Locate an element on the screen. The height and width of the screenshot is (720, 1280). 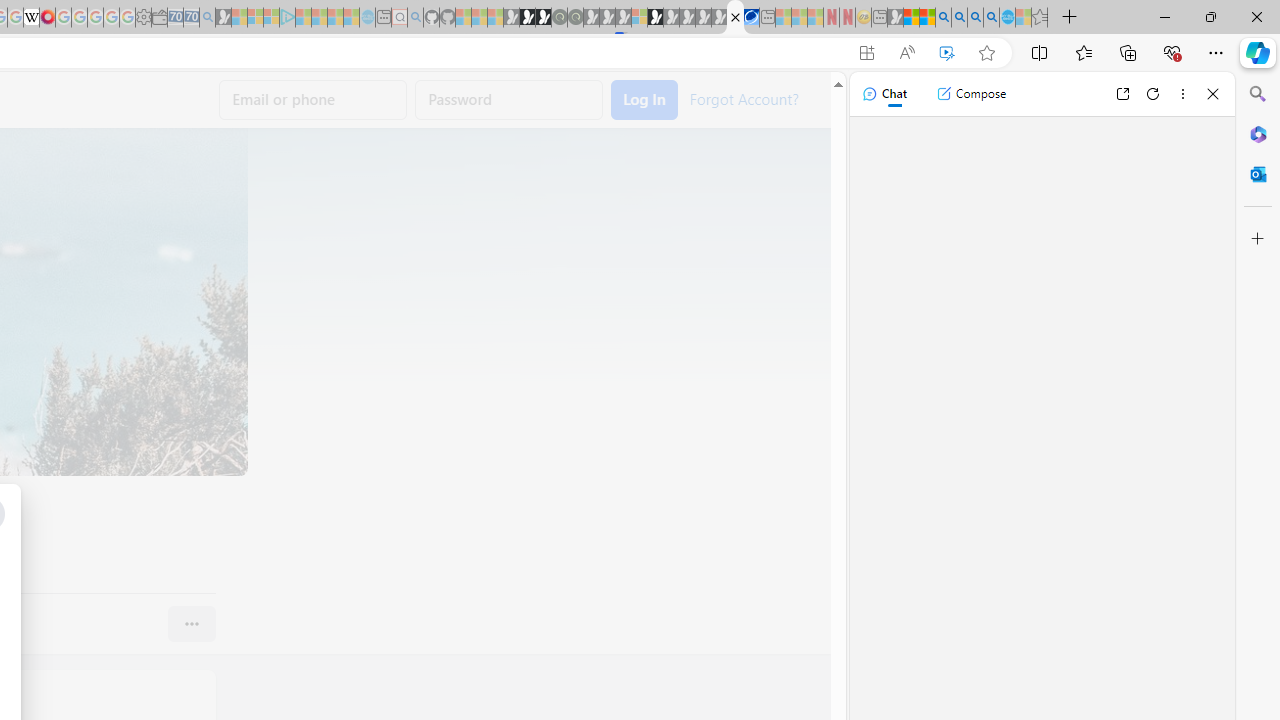
'Future Focus Report 2024 - Sleeping' is located at coordinates (574, 17).